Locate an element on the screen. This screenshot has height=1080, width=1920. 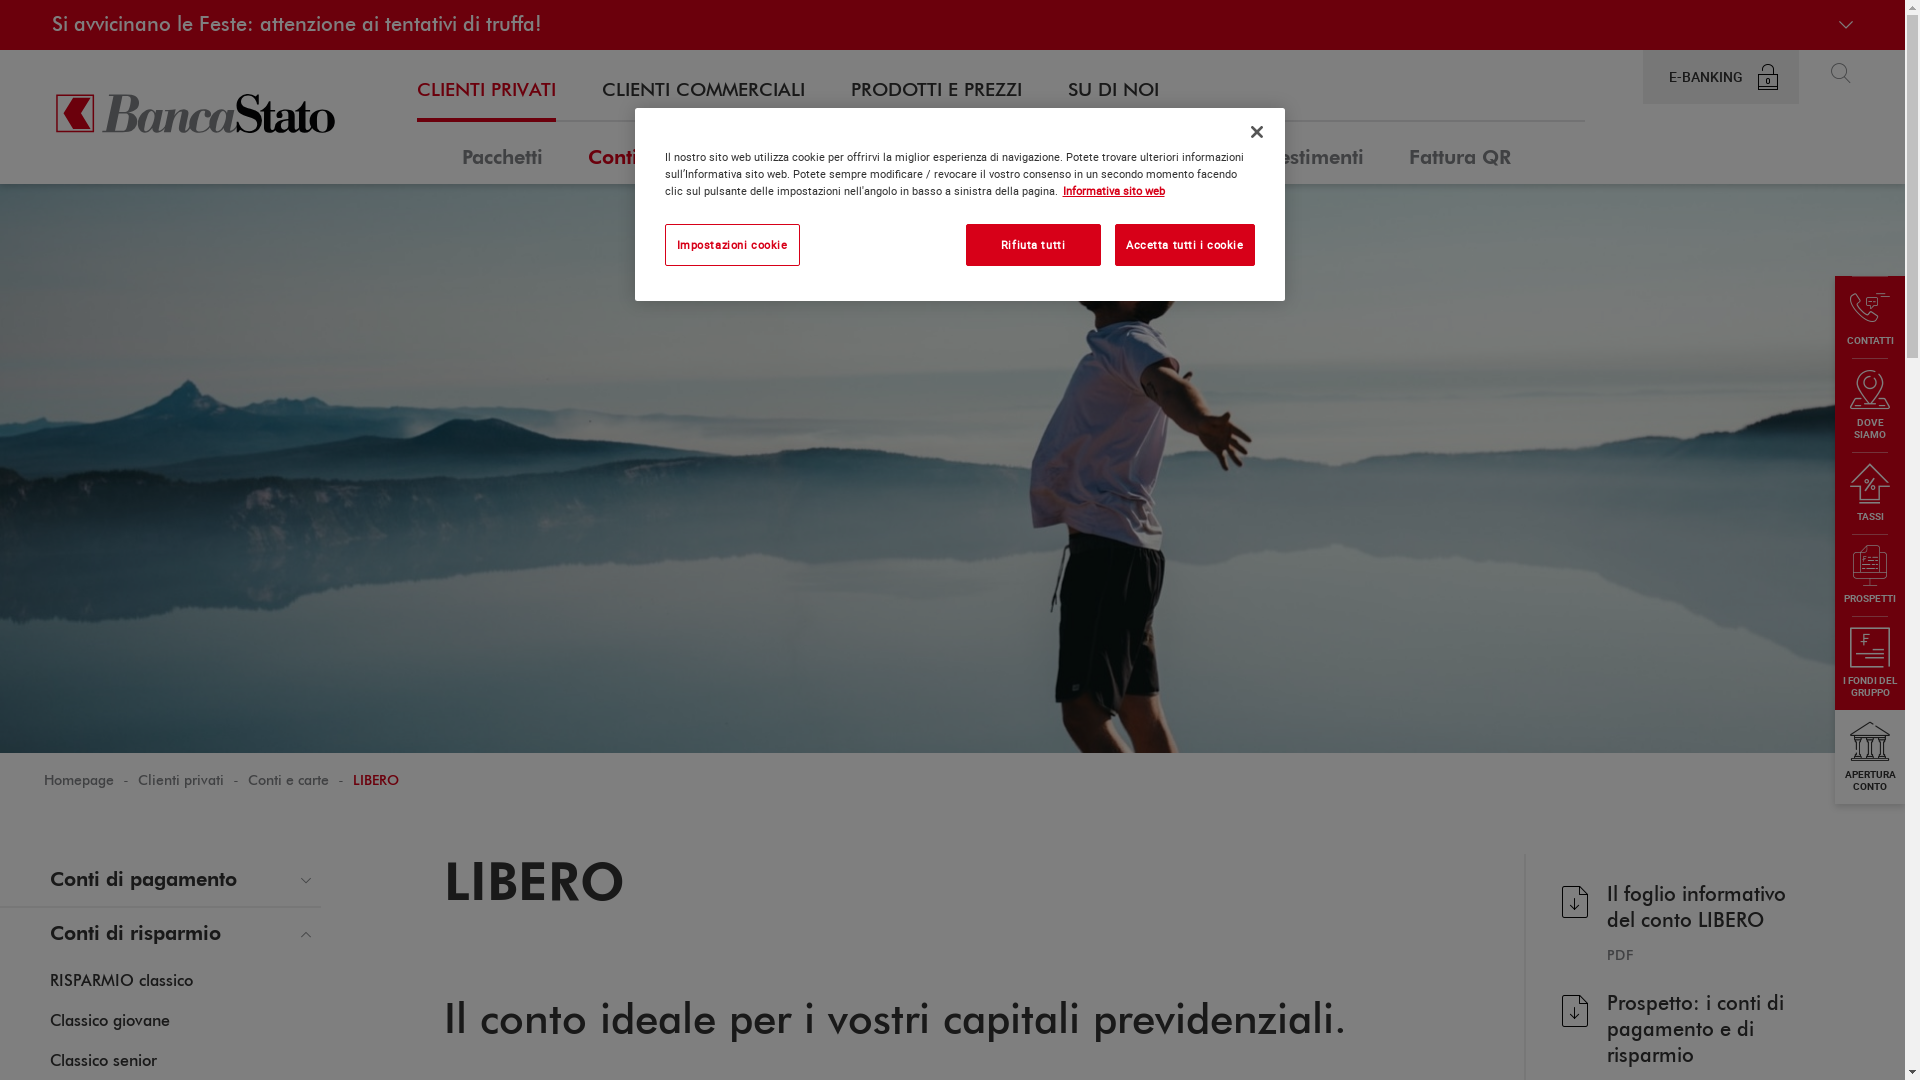
'Rifiuta tutti' is located at coordinates (965, 244).